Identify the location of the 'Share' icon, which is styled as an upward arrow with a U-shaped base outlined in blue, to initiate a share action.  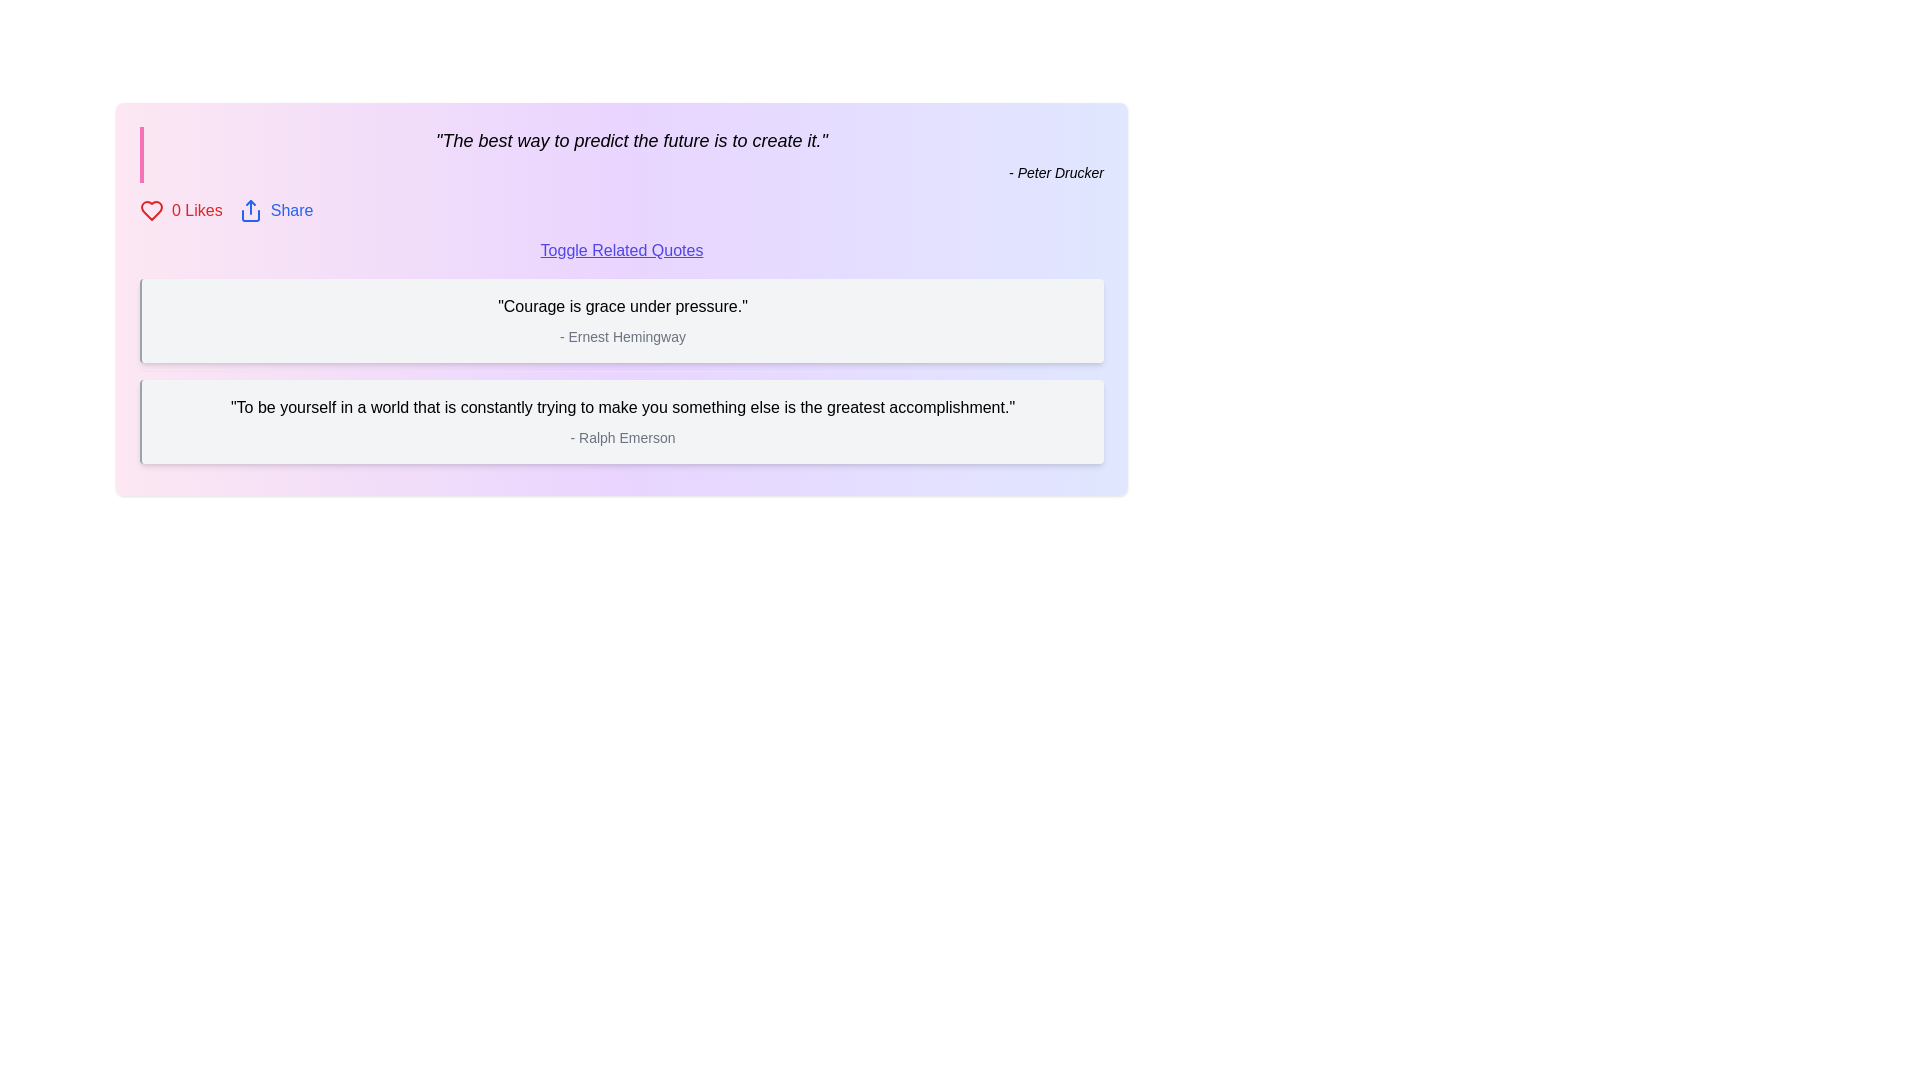
(249, 211).